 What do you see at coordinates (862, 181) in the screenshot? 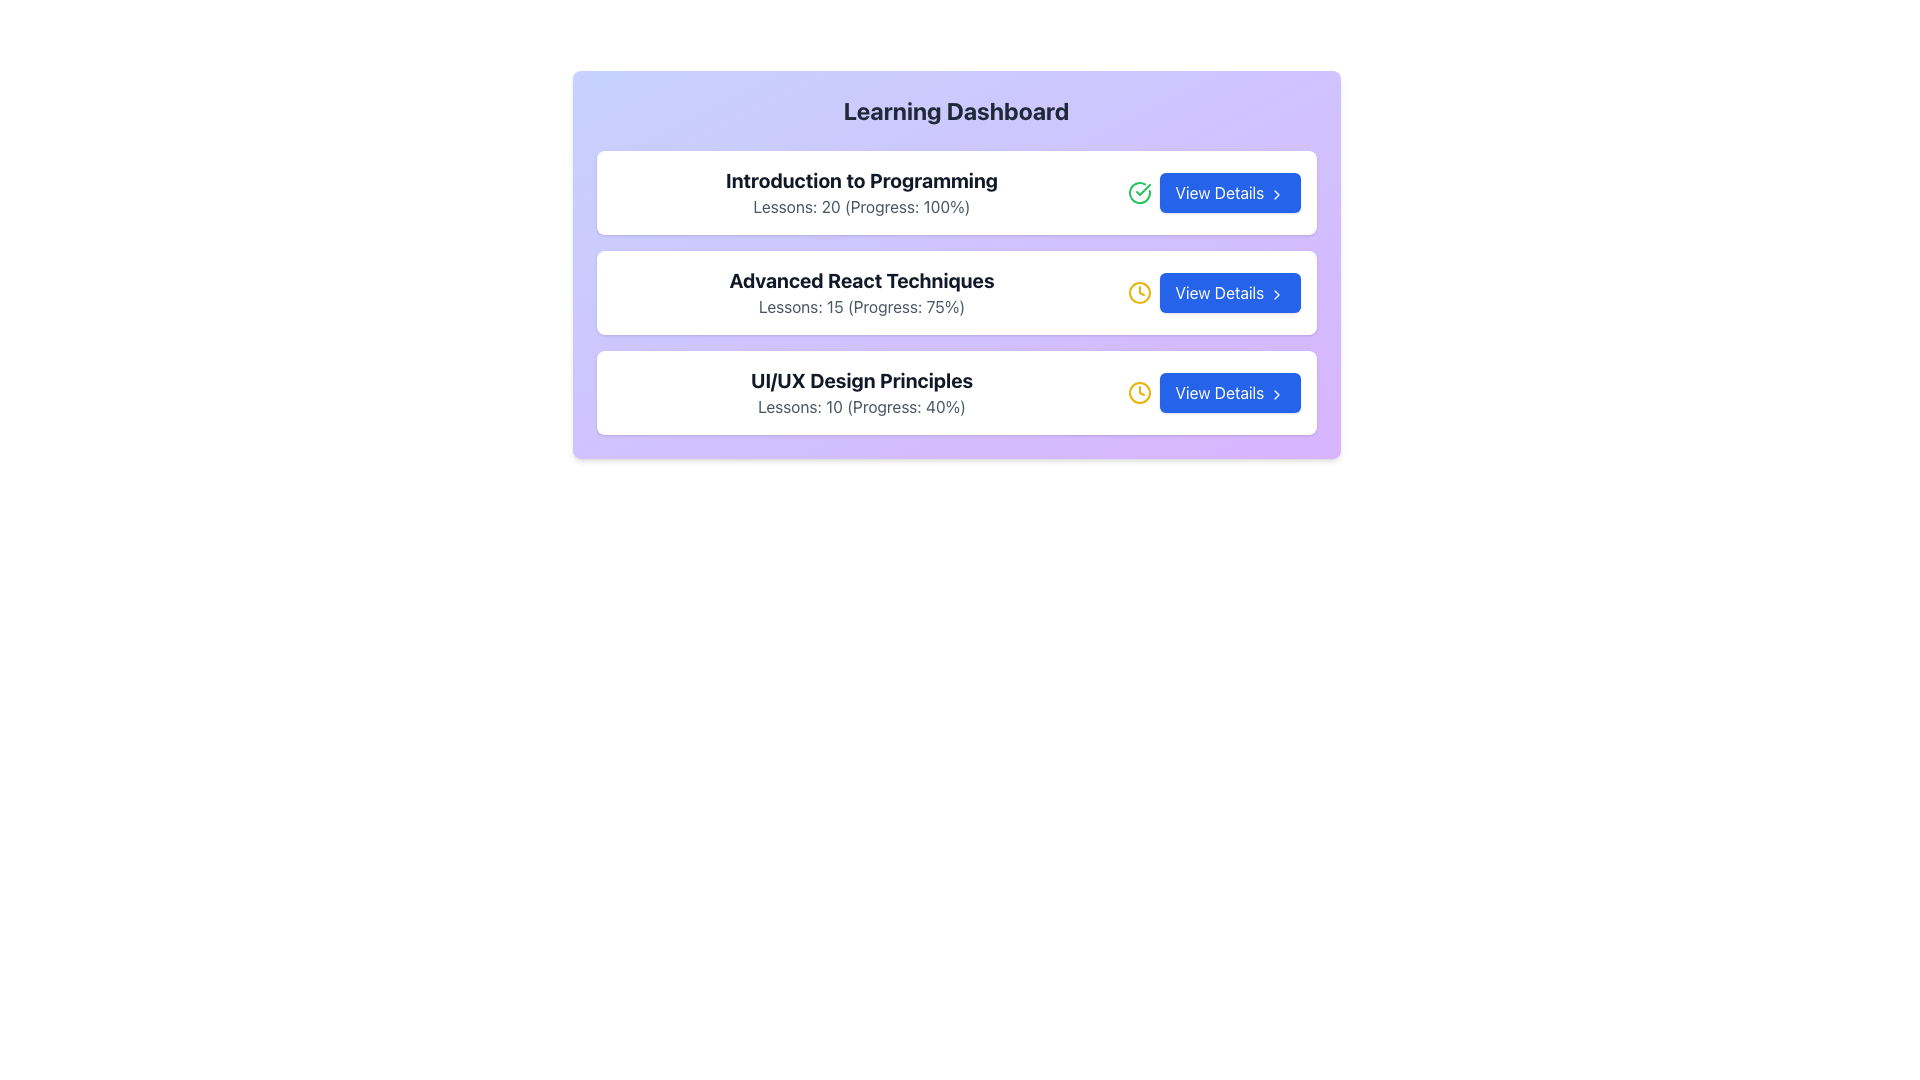
I see `the text 'Introduction to Programming' displayed in bold and large font size, which is located near the top of the dashboard interface` at bounding box center [862, 181].